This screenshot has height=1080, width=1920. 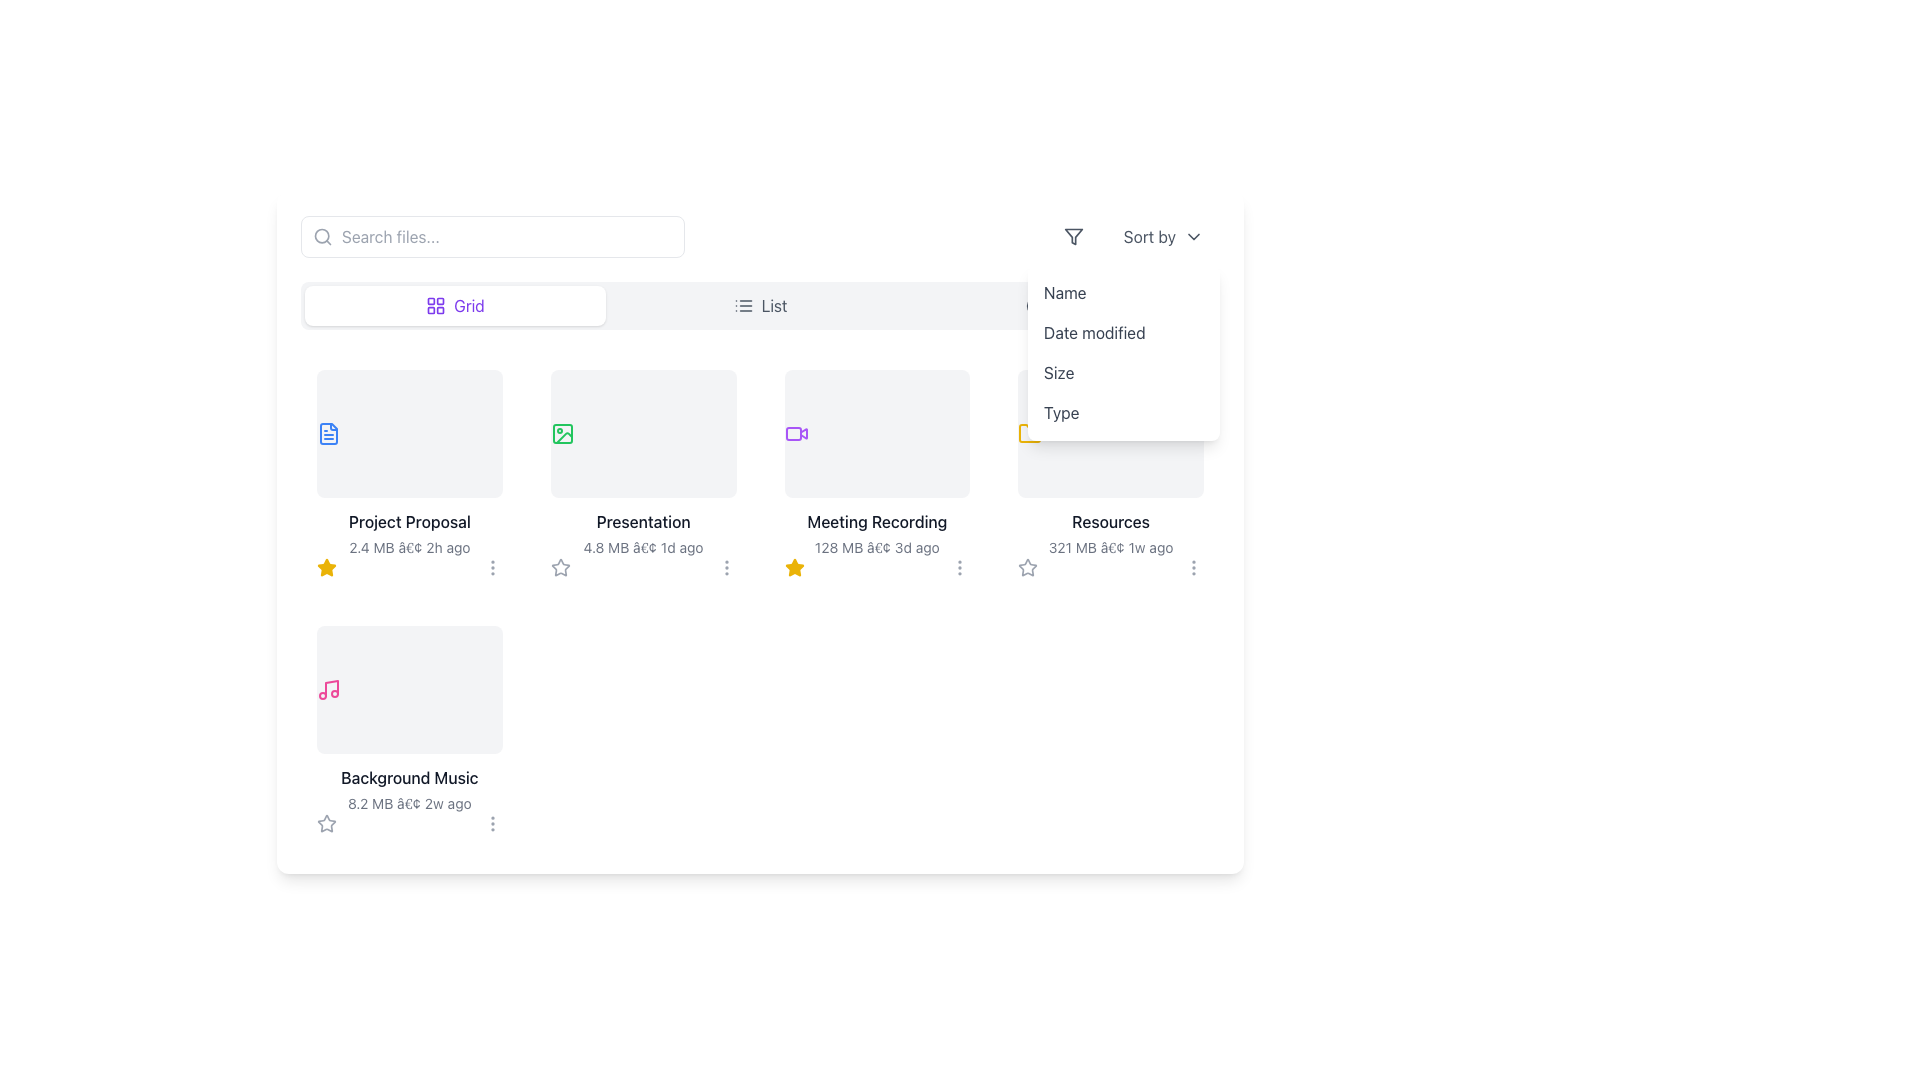 What do you see at coordinates (877, 520) in the screenshot?
I see `the 'Meeting Recording' text label which is displayed in bold, medium-weight typeface and dark gray color, positioned centrally above additional details in a vertically structured group` at bounding box center [877, 520].